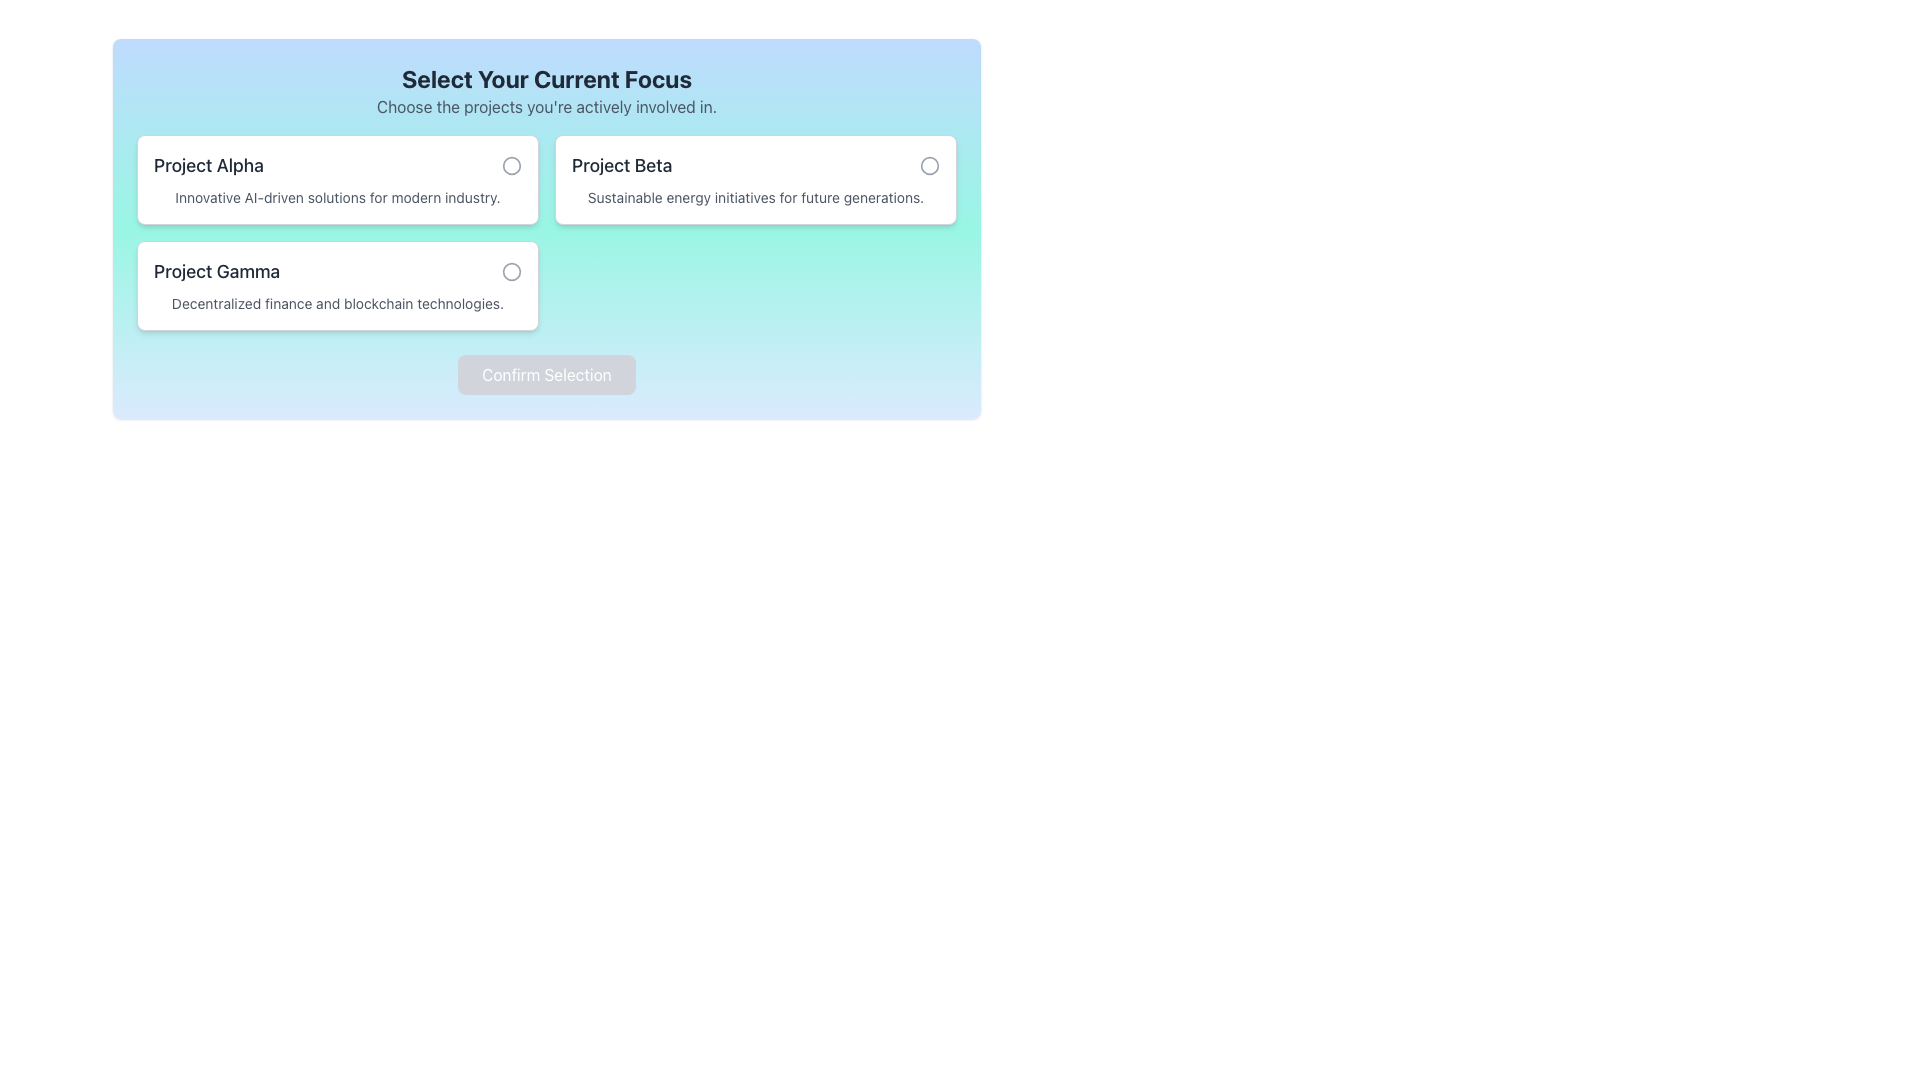  What do you see at coordinates (754, 164) in the screenshot?
I see `the text label 'Project Beta' located at the top of the card, which is styled with a dark, bold font and positioned to the left of a circular icon` at bounding box center [754, 164].